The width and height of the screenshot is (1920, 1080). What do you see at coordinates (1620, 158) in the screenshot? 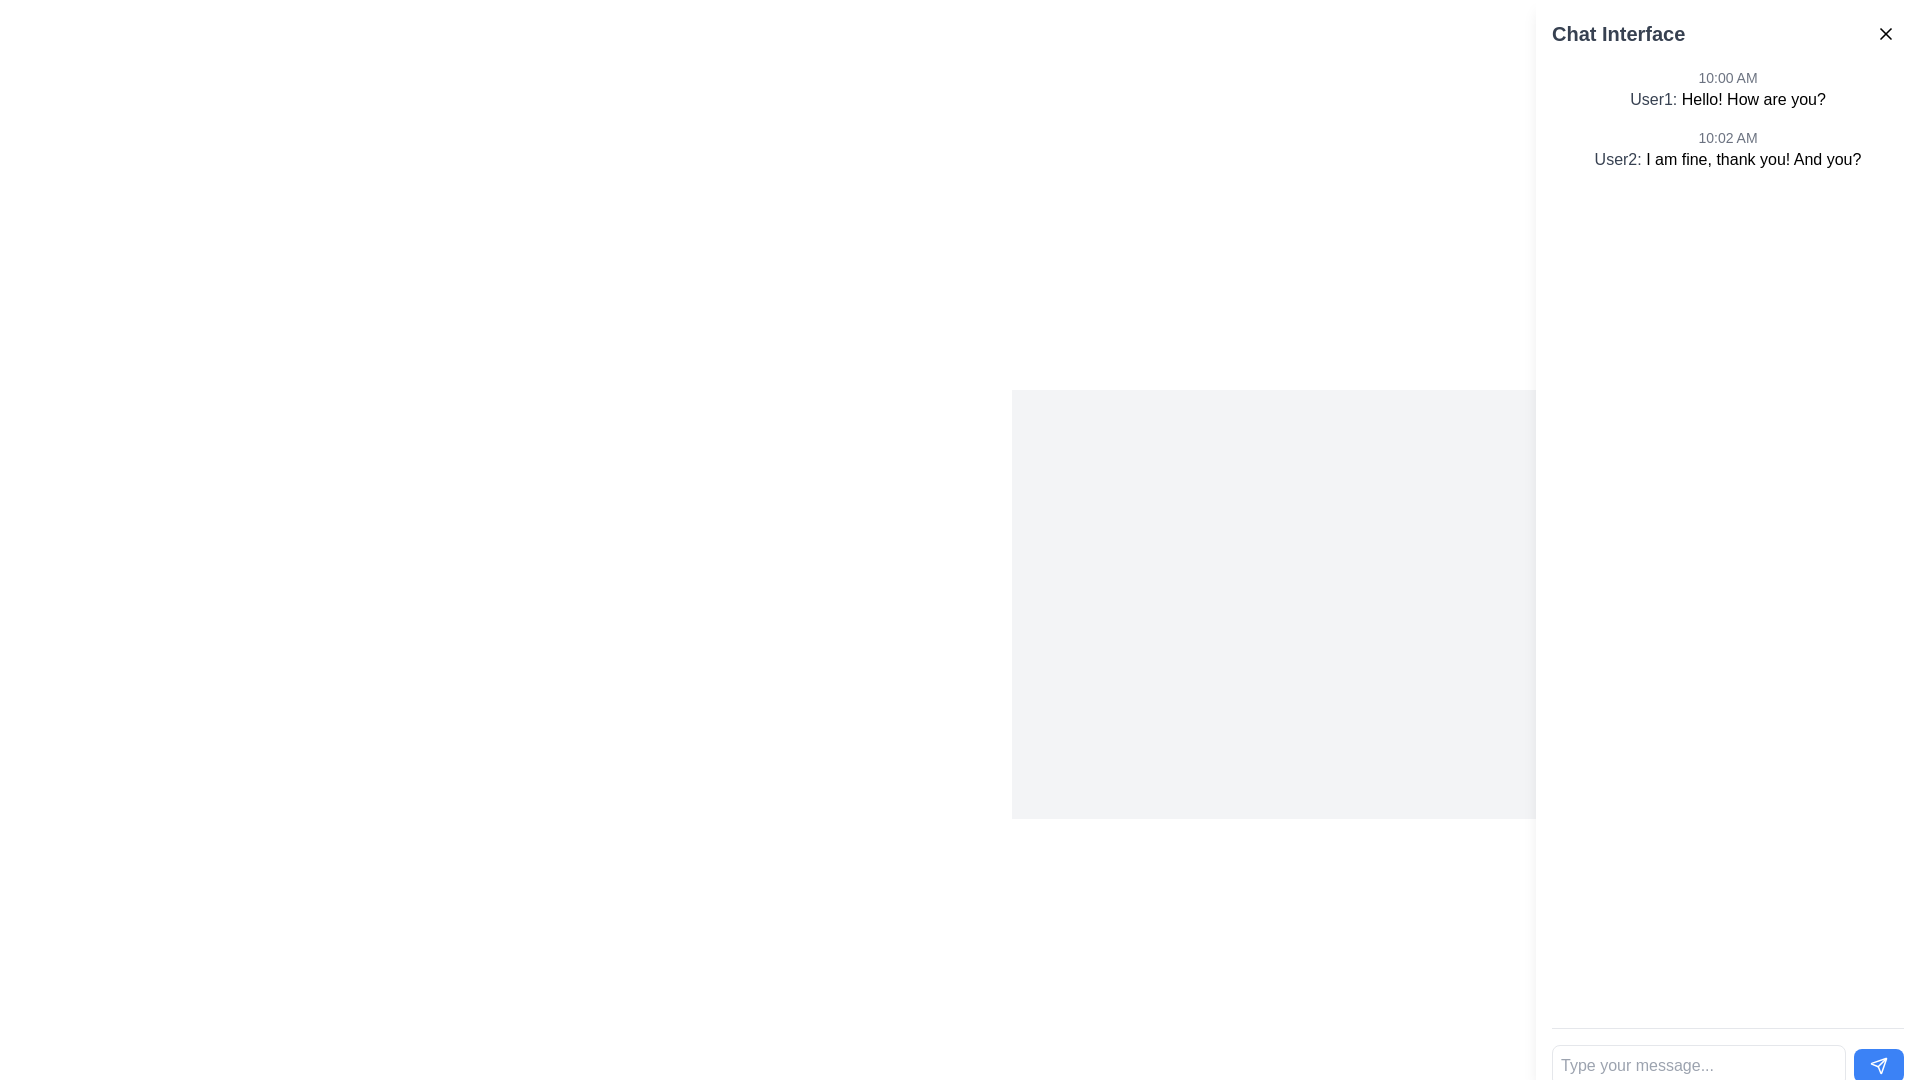
I see `the text label displaying the user identifier 'User2:' in the chat interface` at bounding box center [1620, 158].